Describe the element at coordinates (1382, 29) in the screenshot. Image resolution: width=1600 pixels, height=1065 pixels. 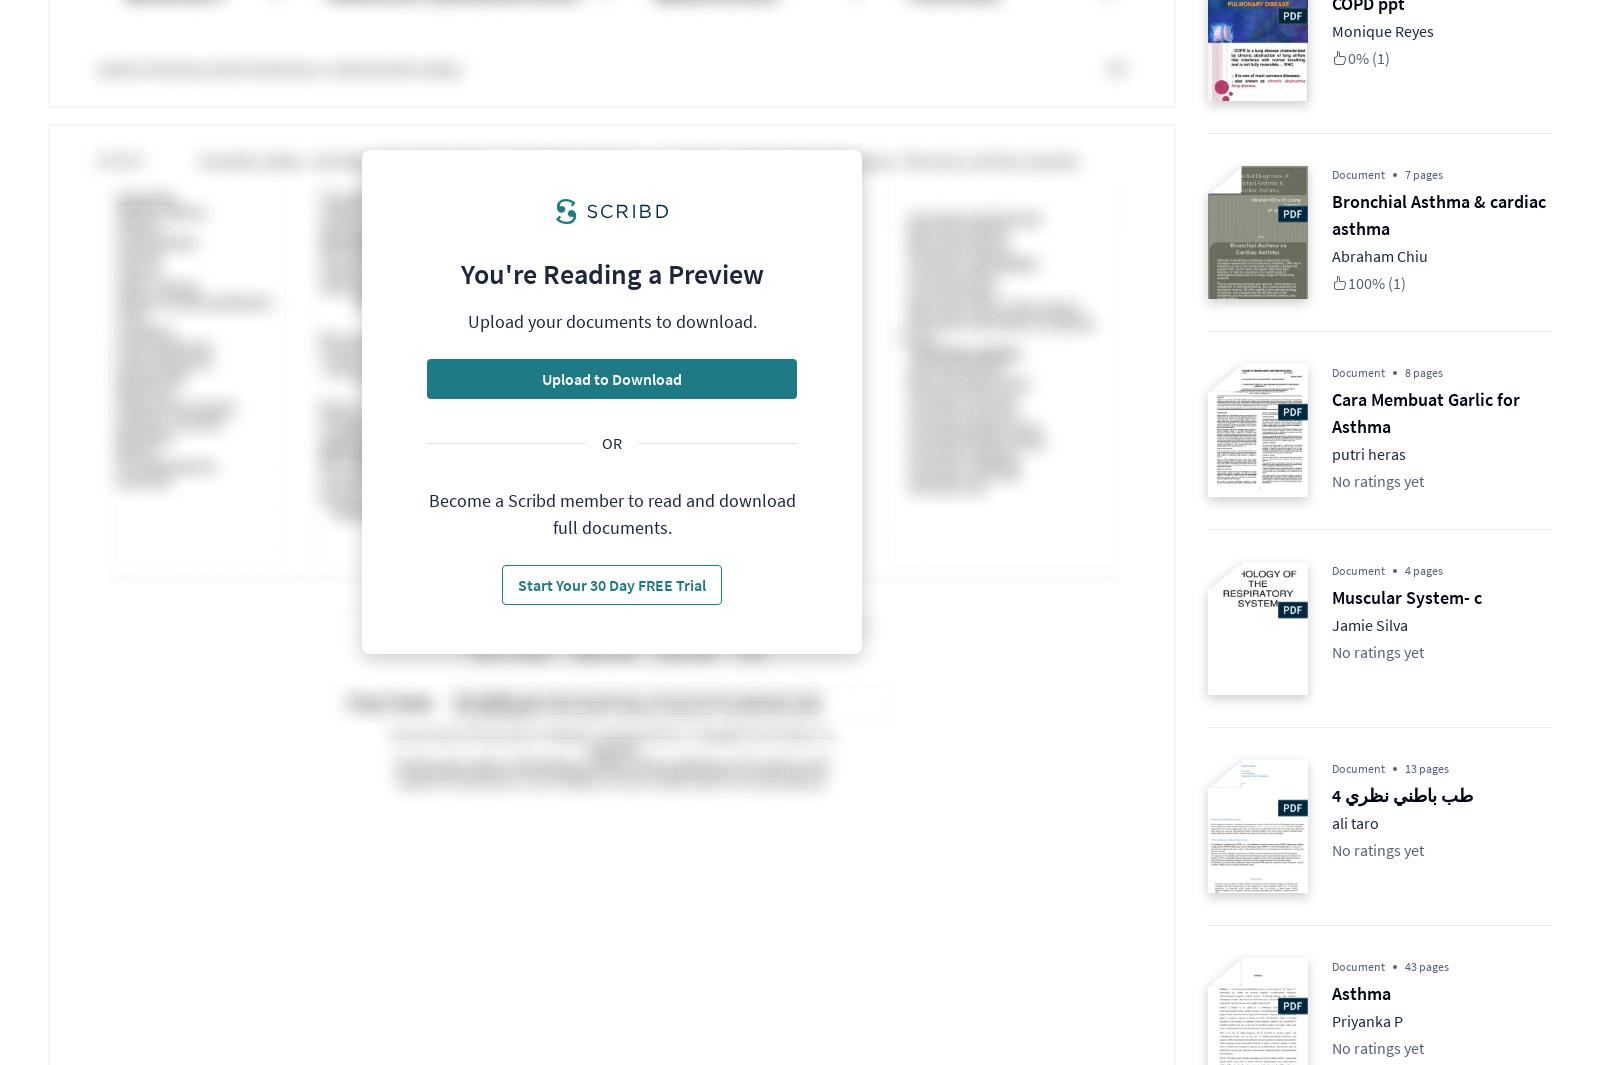
I see `'Monique Reyes'` at that location.